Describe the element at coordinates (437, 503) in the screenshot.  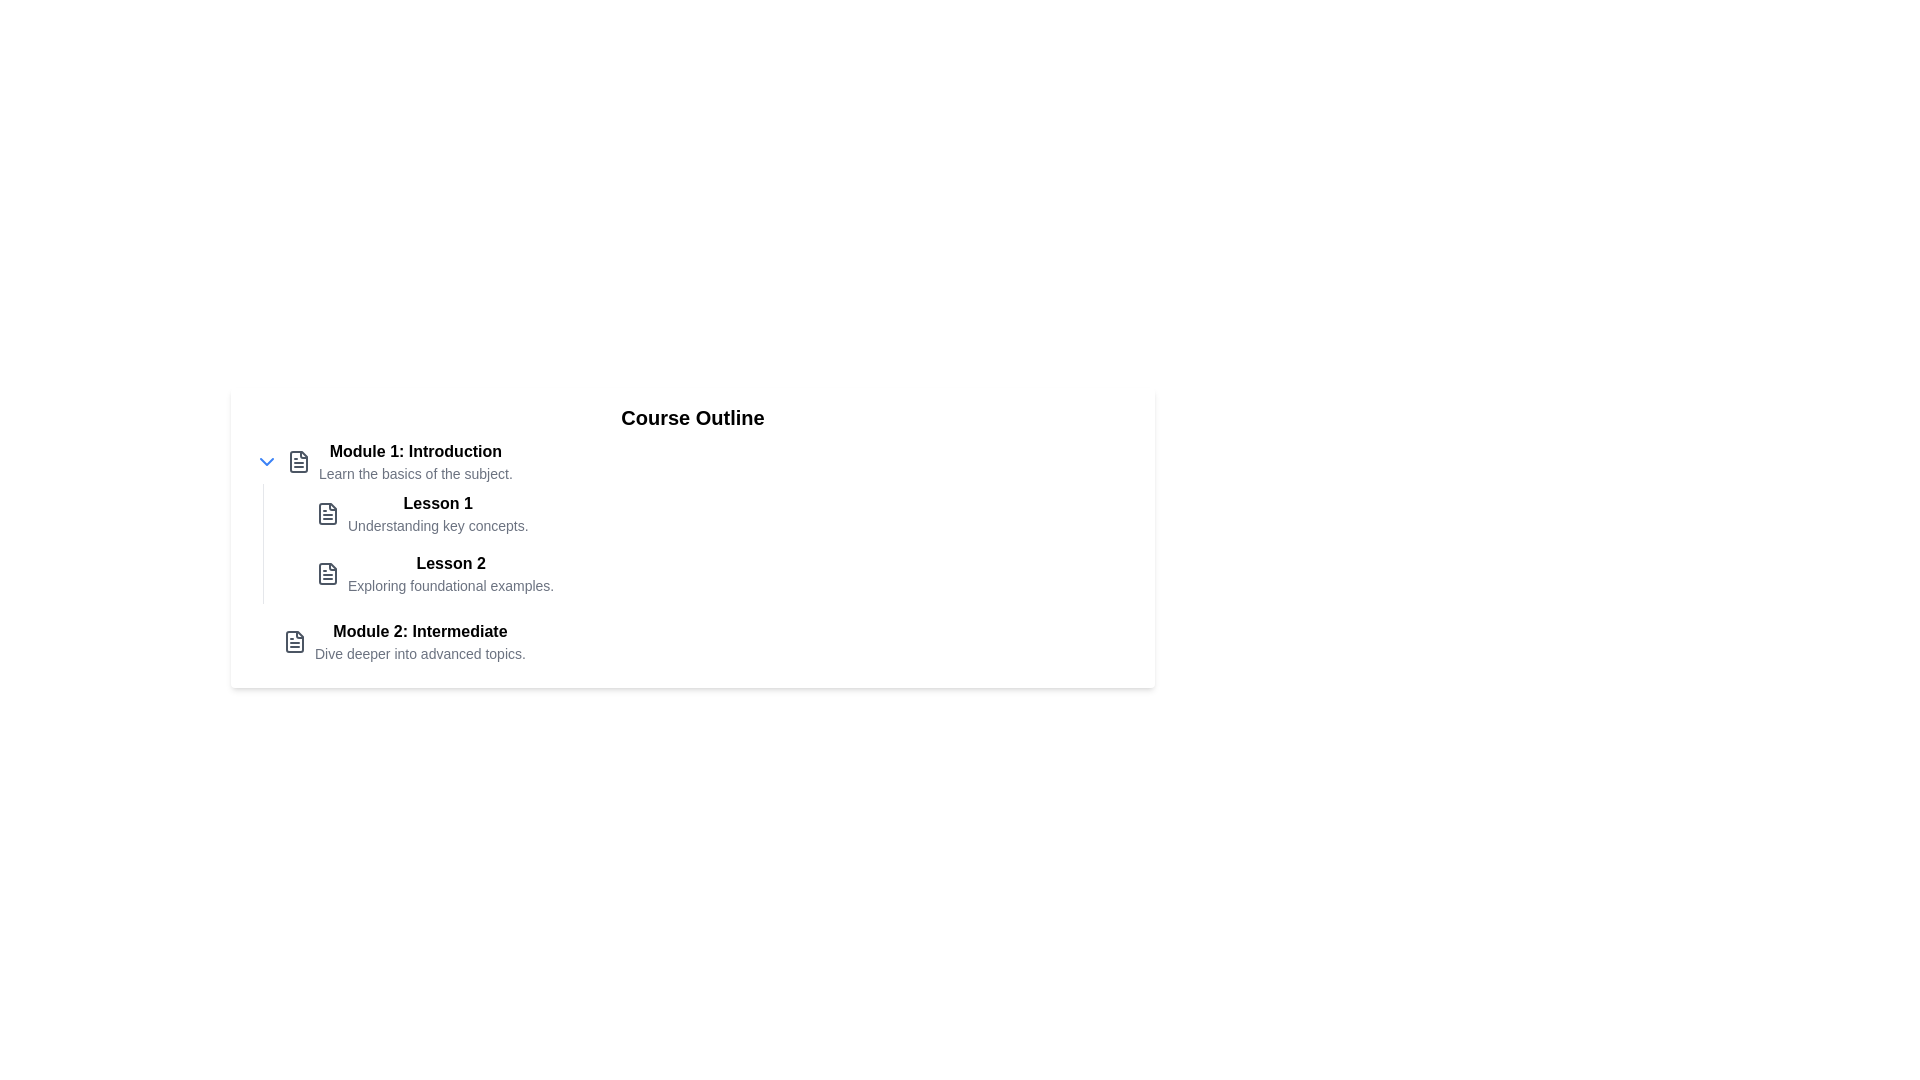
I see `the 'Lesson 1' text header, which is displayed in bold and larger font` at that location.